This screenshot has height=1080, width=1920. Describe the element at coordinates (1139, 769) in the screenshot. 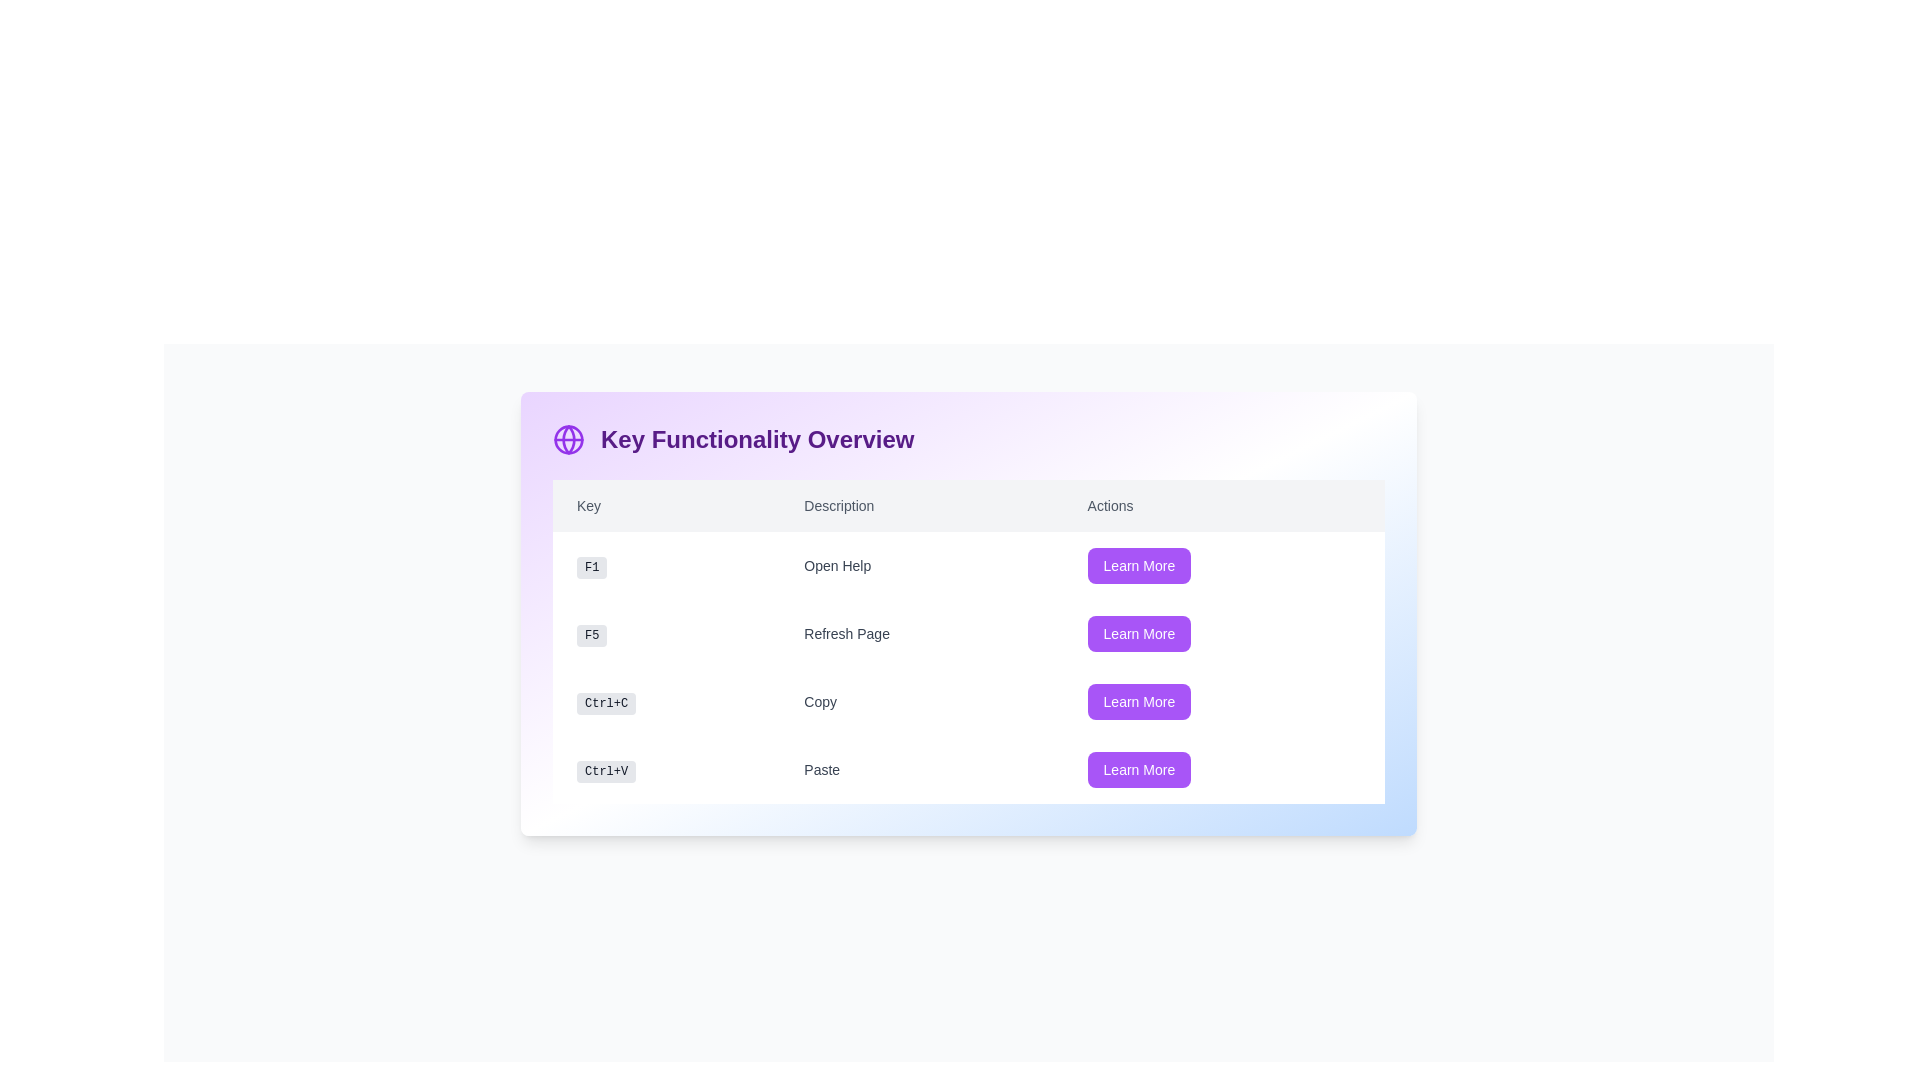

I see `the 'Learn More' button in the 'Actions' column of the 'Paste' functionality row` at that location.